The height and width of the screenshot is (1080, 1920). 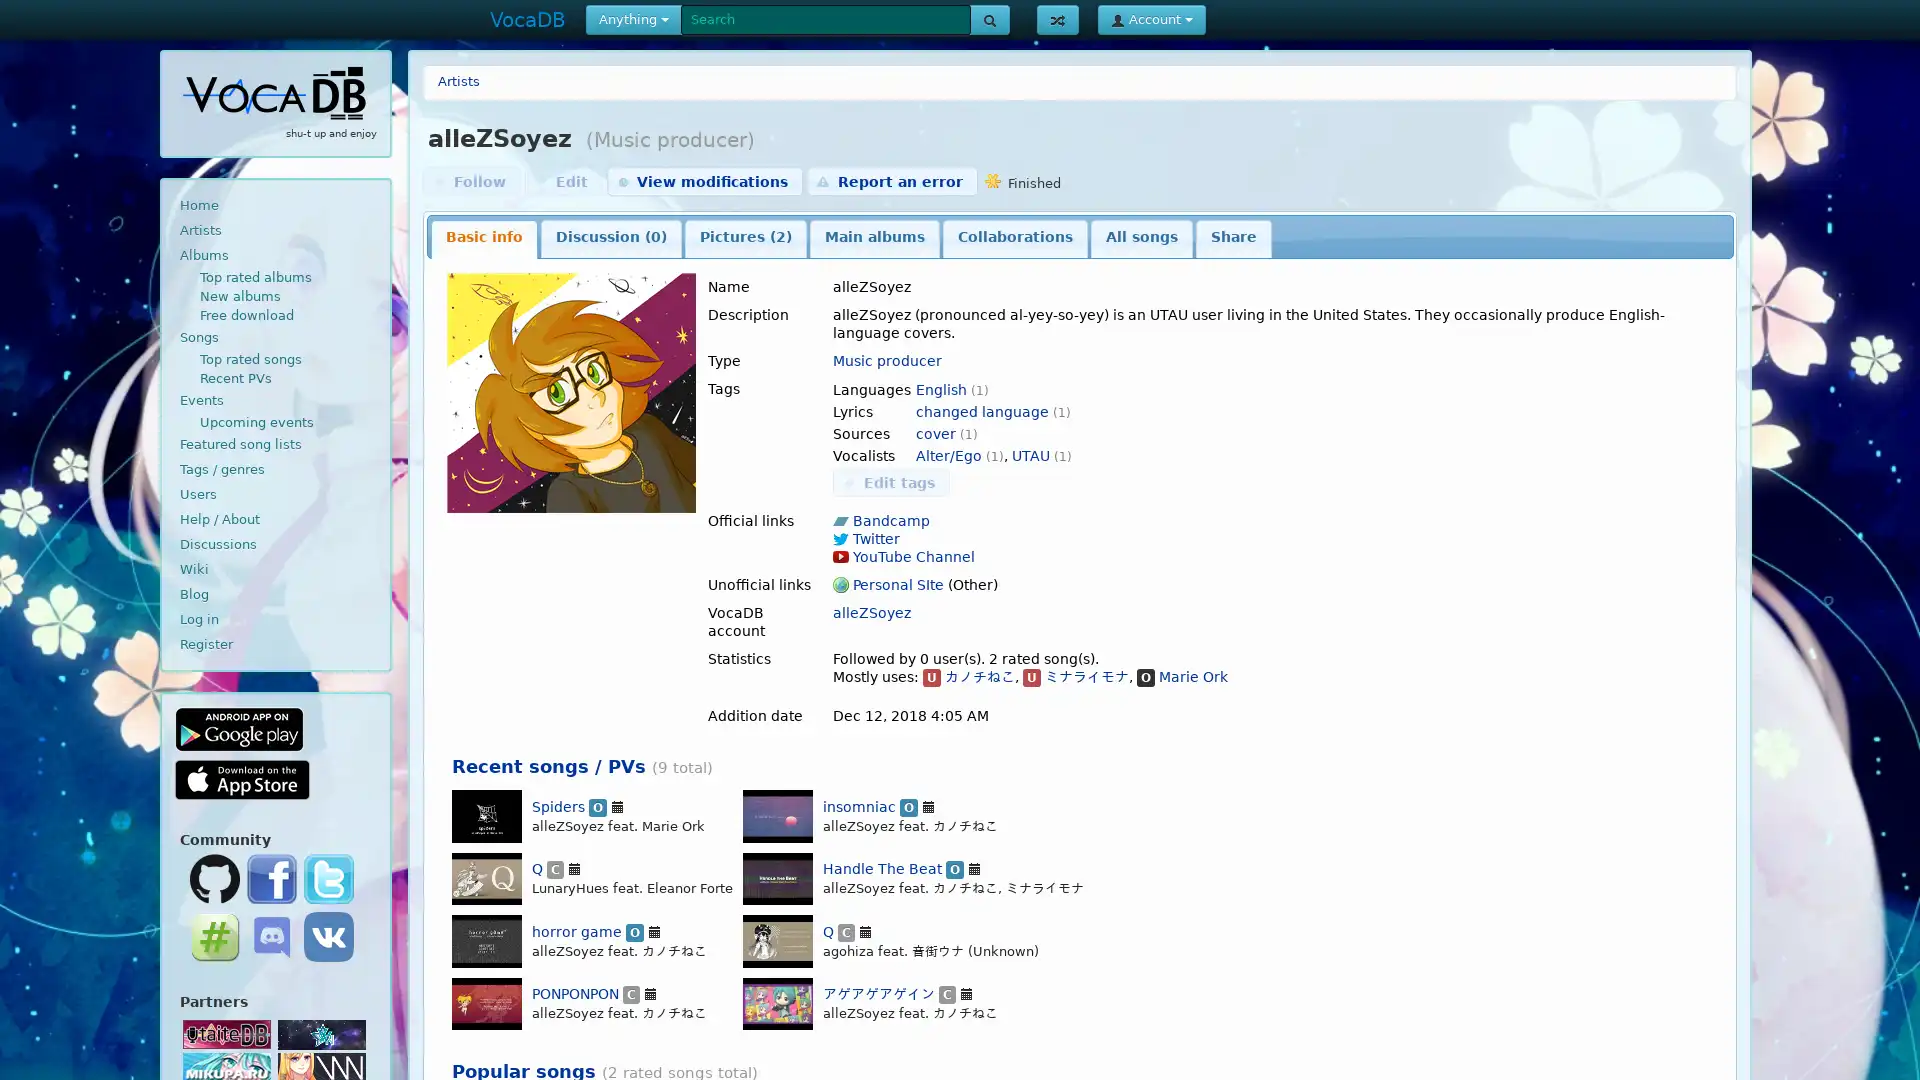 I want to click on View modifications, so click(x=704, y=181).